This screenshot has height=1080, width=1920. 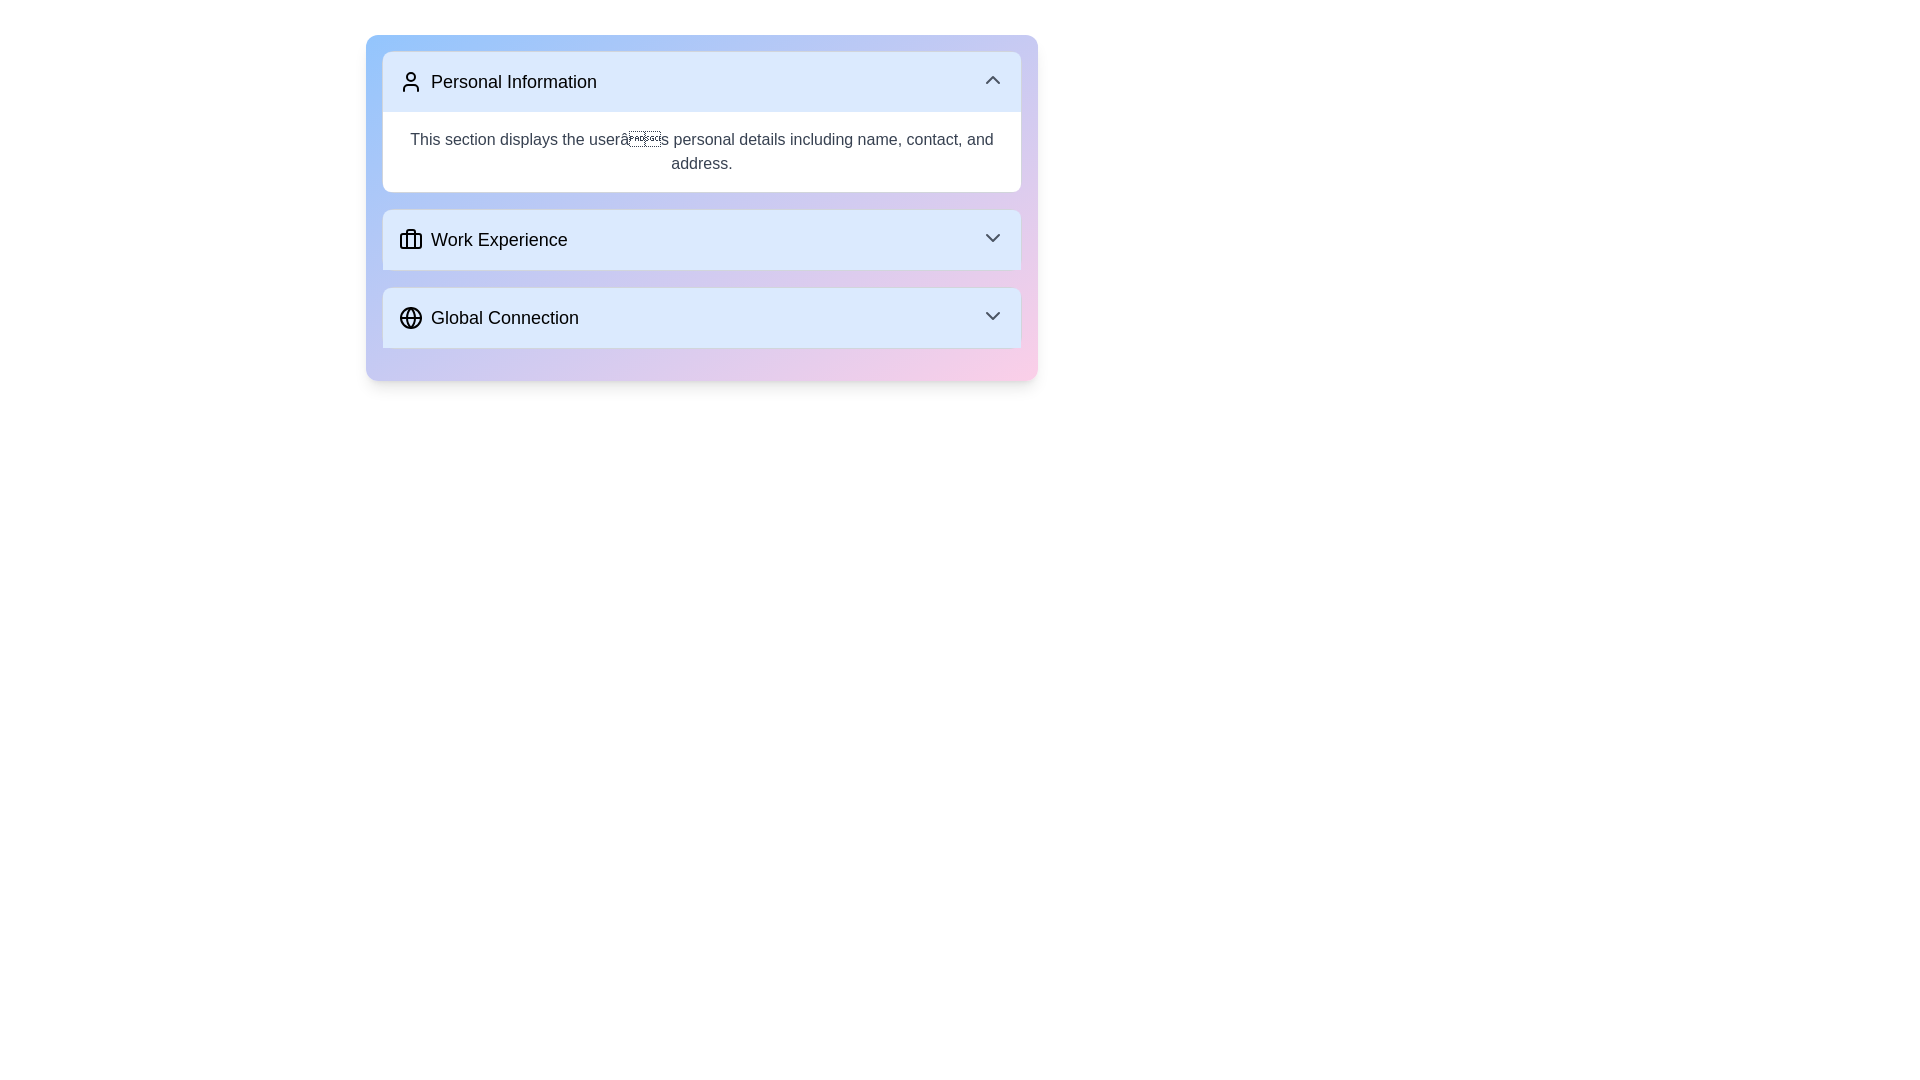 I want to click on the downward-pointing chevron icon in the 'Work Experience' section header, so click(x=993, y=237).